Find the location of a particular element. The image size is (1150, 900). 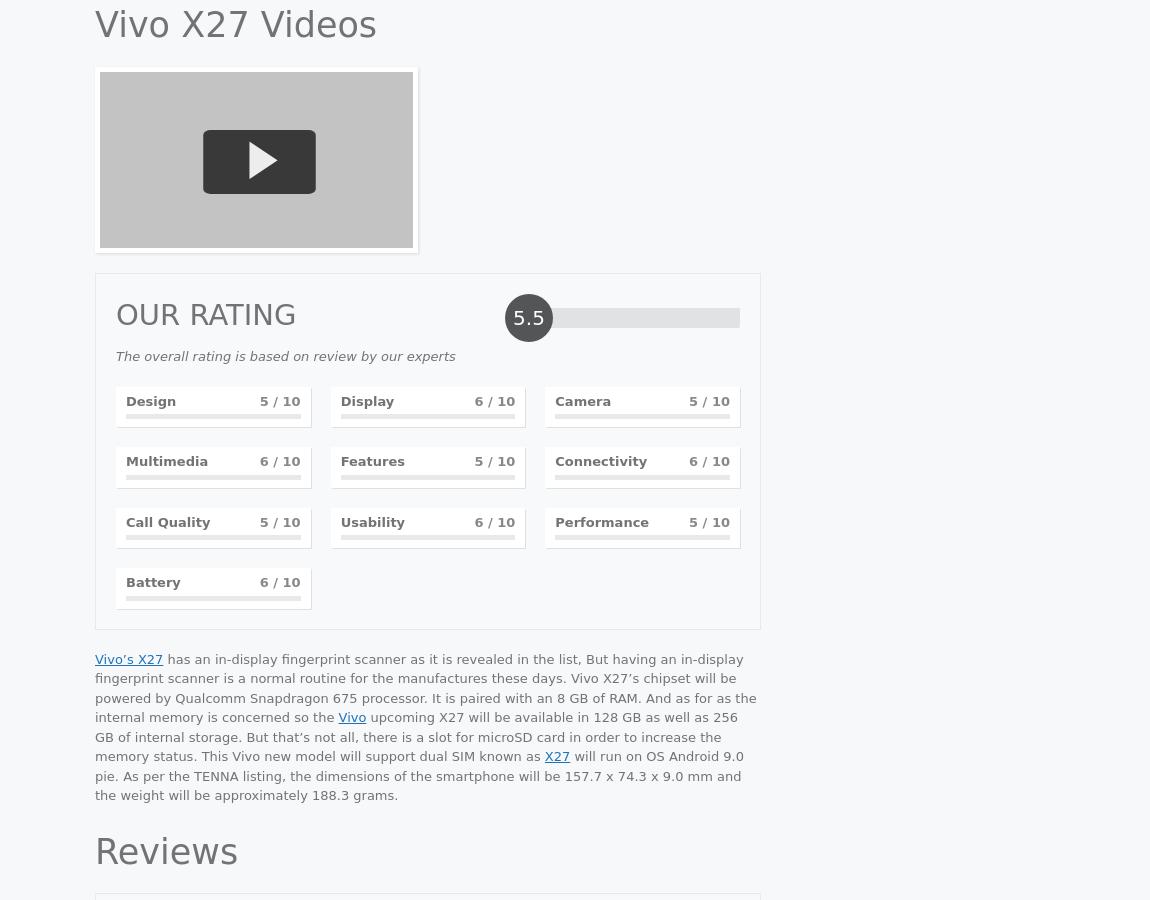

'Call Quality' is located at coordinates (167, 520).